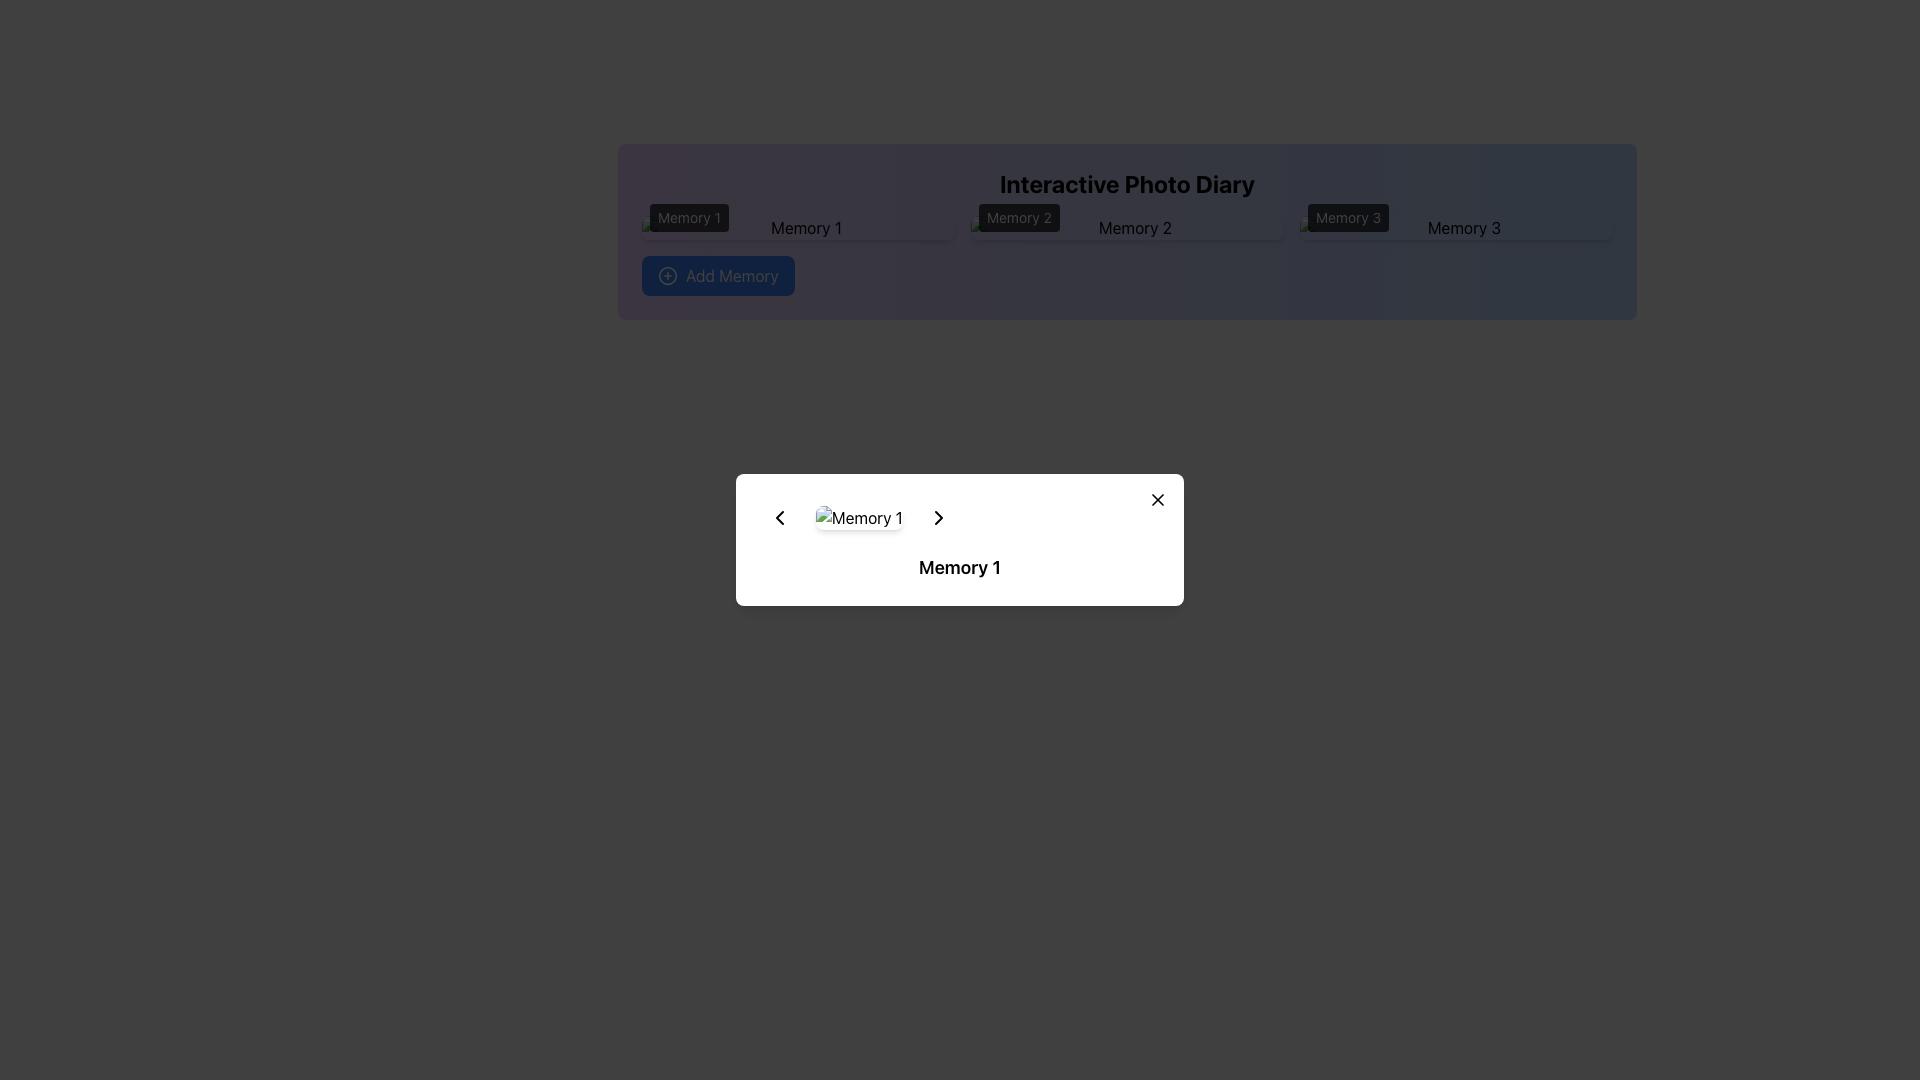 The image size is (1920, 1080). Describe the element at coordinates (667, 276) in the screenshot. I see `the hollow circle icon with a plus sign located to the left of the 'Add Memory' button, visually aligned with the button's text label` at that location.